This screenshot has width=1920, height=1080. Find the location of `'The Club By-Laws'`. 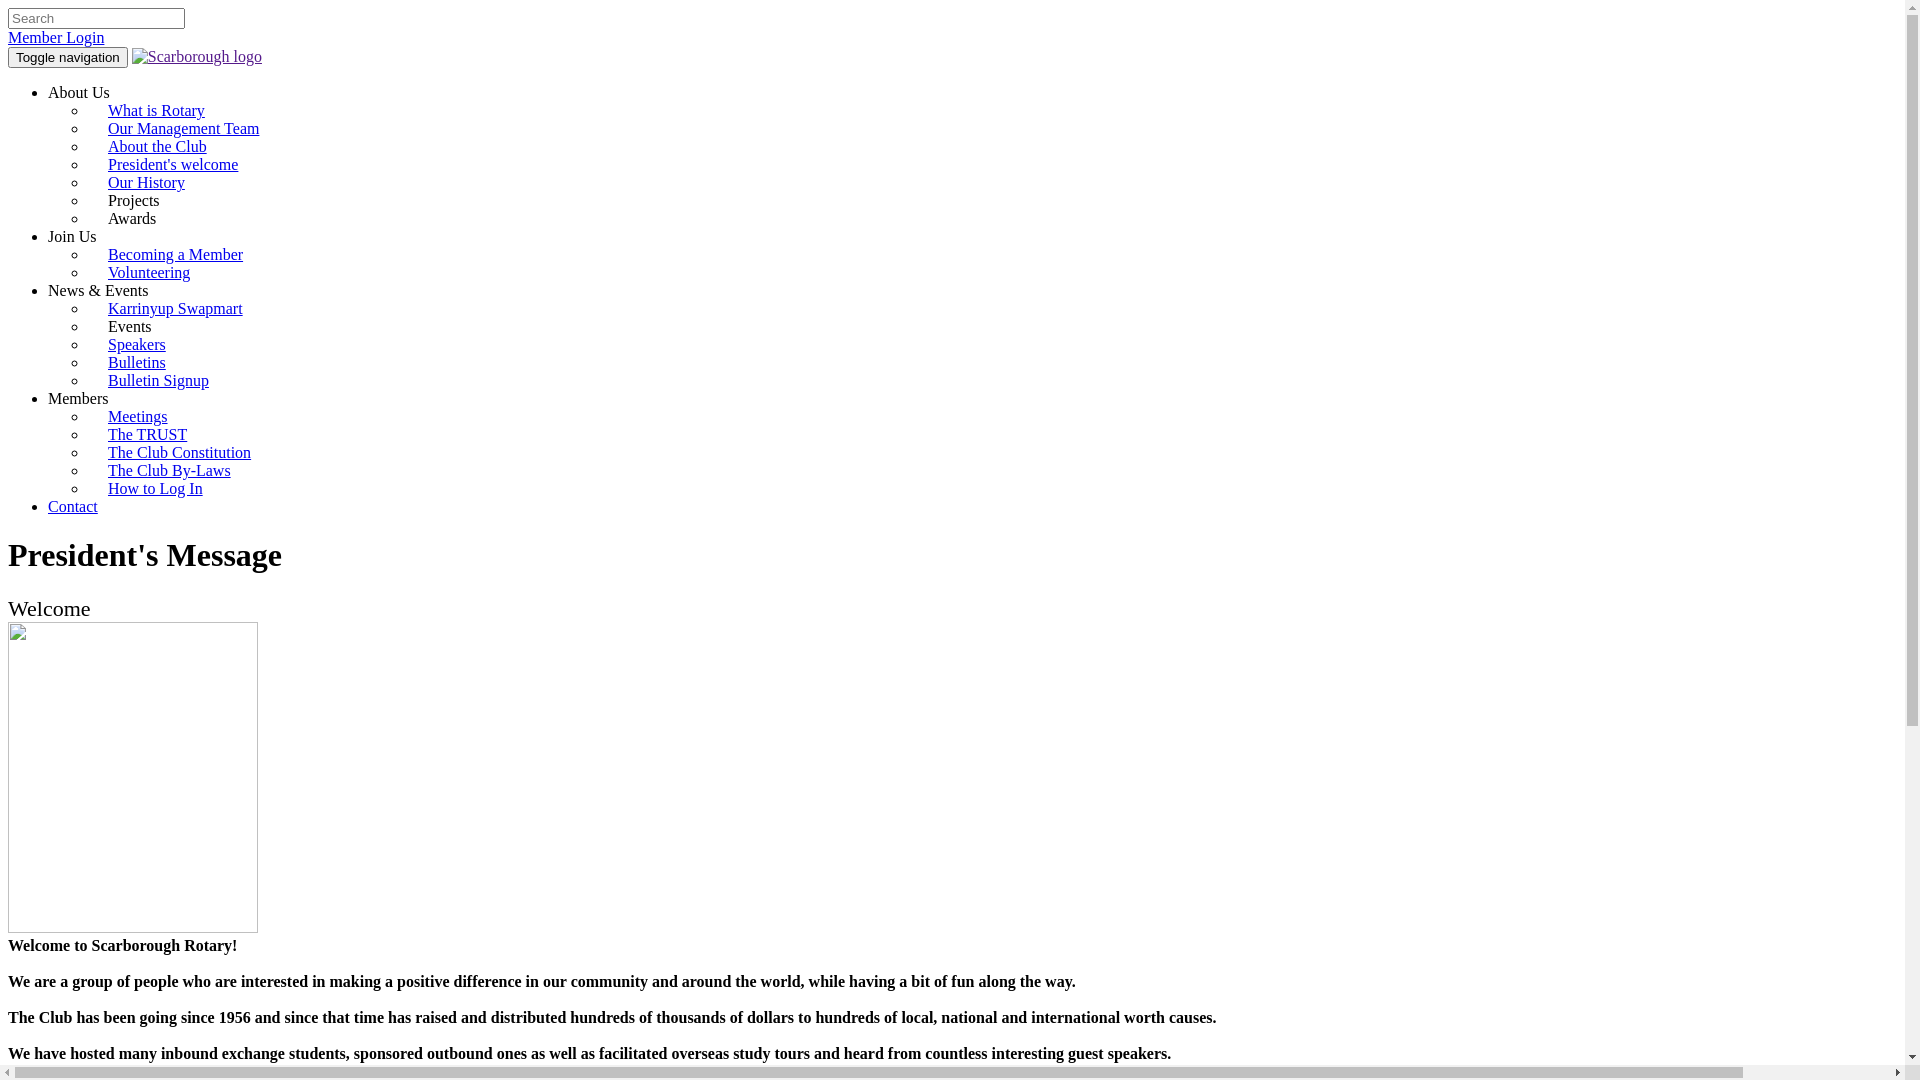

'The Club By-Laws' is located at coordinates (86, 470).